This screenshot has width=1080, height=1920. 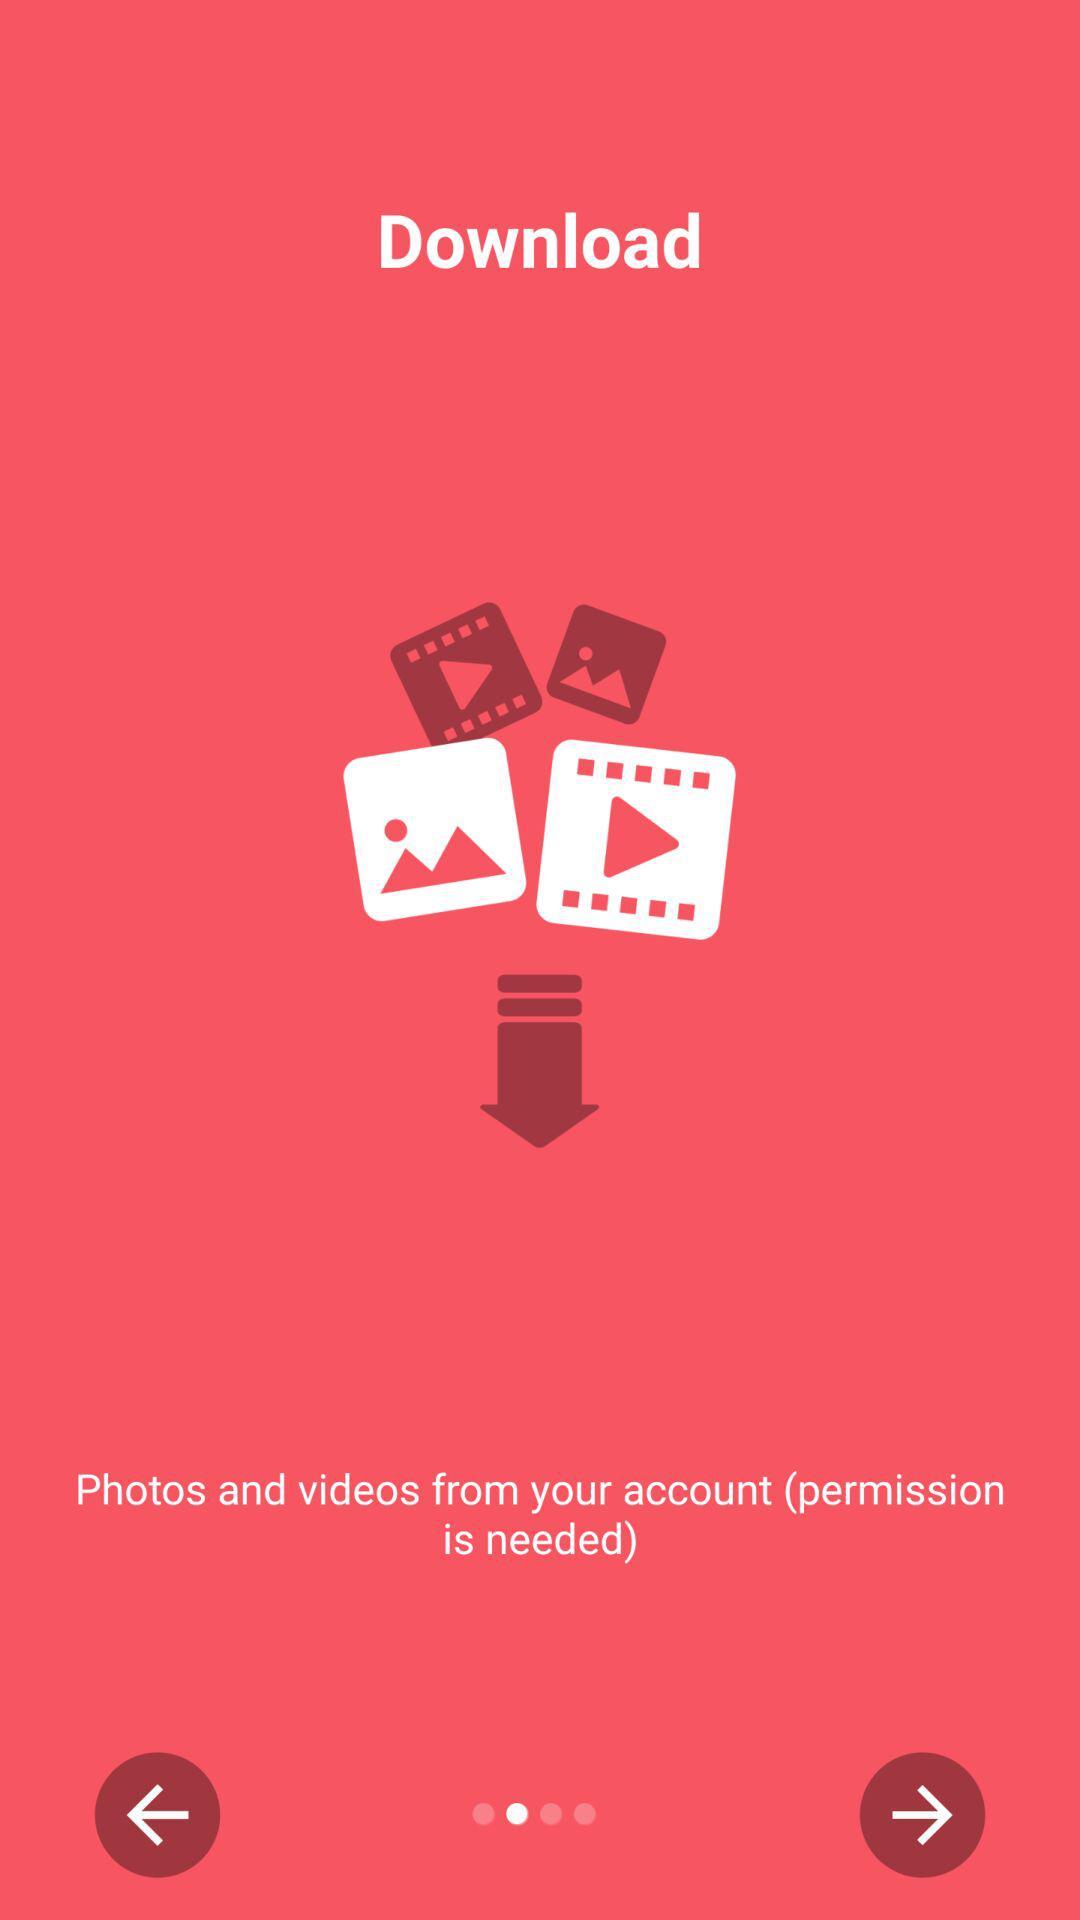 What do you see at coordinates (922, 1814) in the screenshot?
I see `the arrow_forward icon` at bounding box center [922, 1814].